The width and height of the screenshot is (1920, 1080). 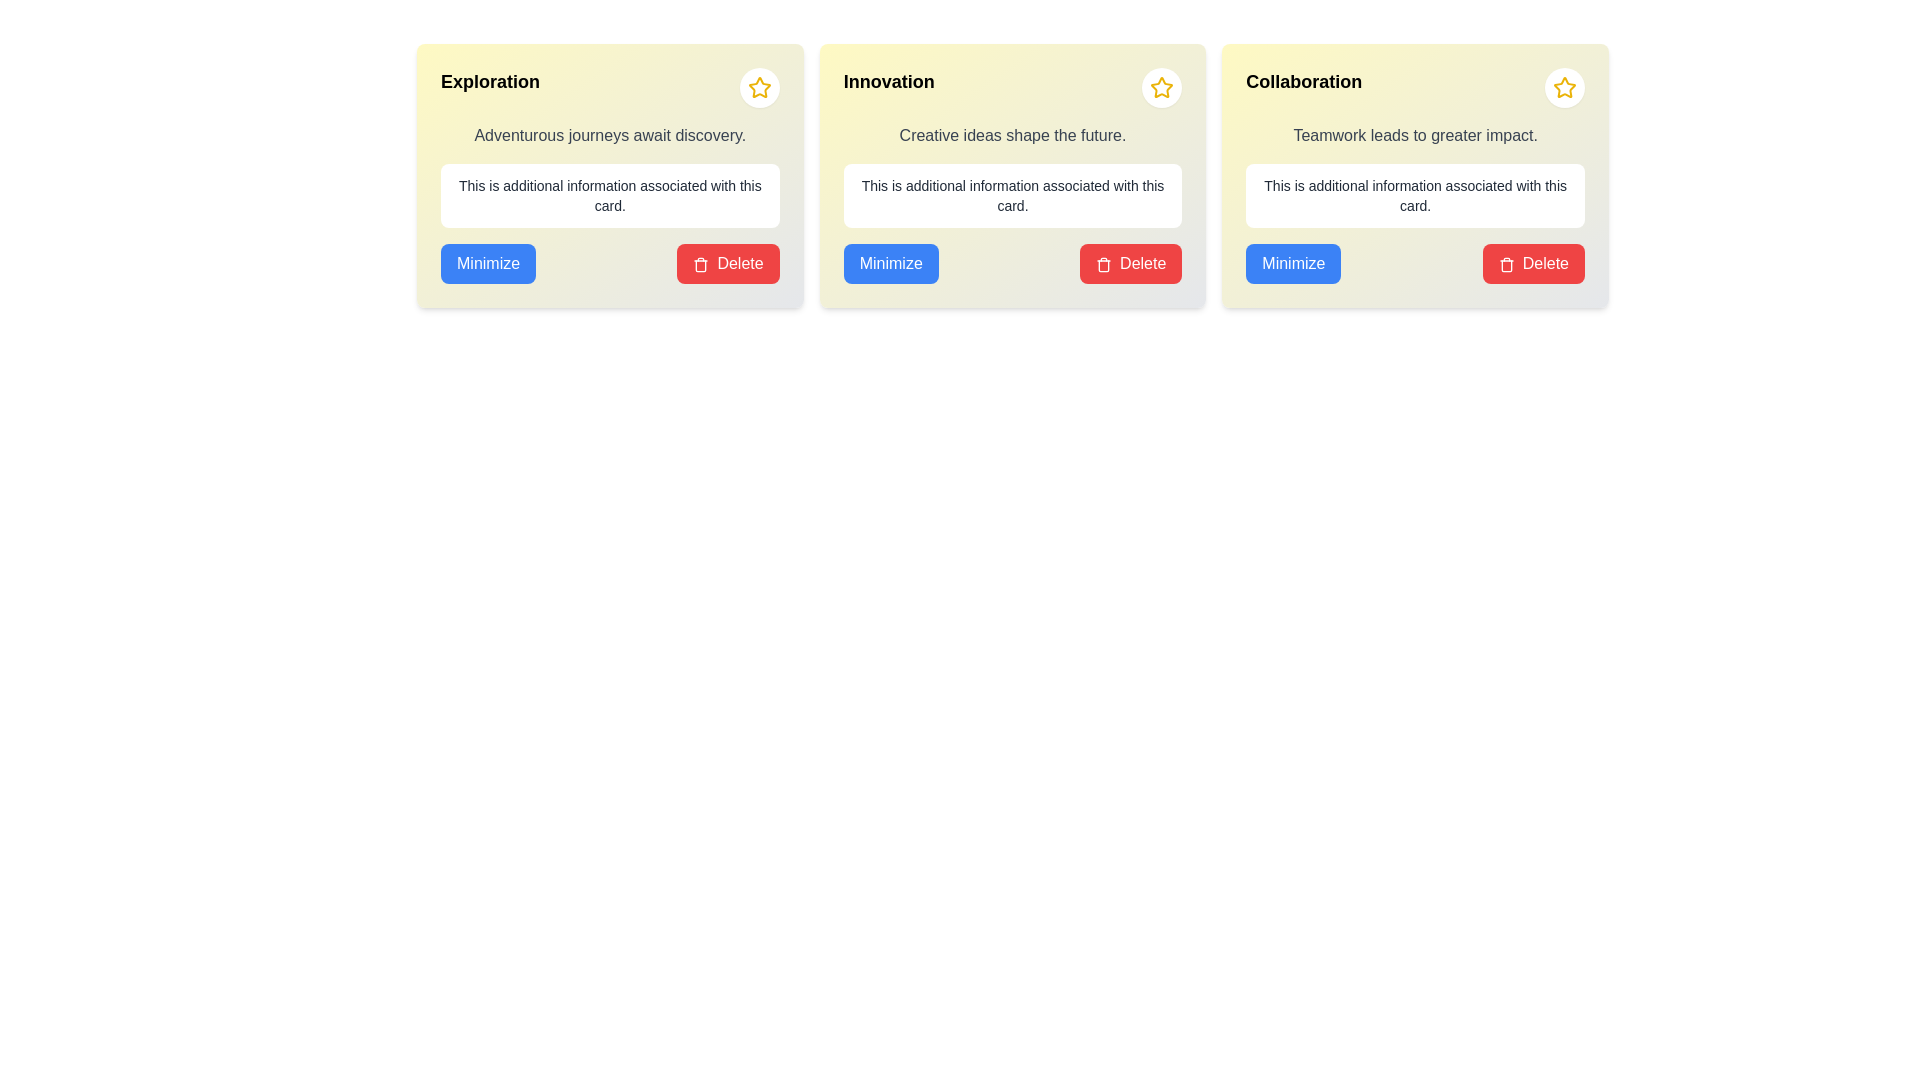 What do you see at coordinates (758, 87) in the screenshot?
I see `the star-shaped icon with a yellow outline located at the top-right corner of the 'Innovation' card` at bounding box center [758, 87].